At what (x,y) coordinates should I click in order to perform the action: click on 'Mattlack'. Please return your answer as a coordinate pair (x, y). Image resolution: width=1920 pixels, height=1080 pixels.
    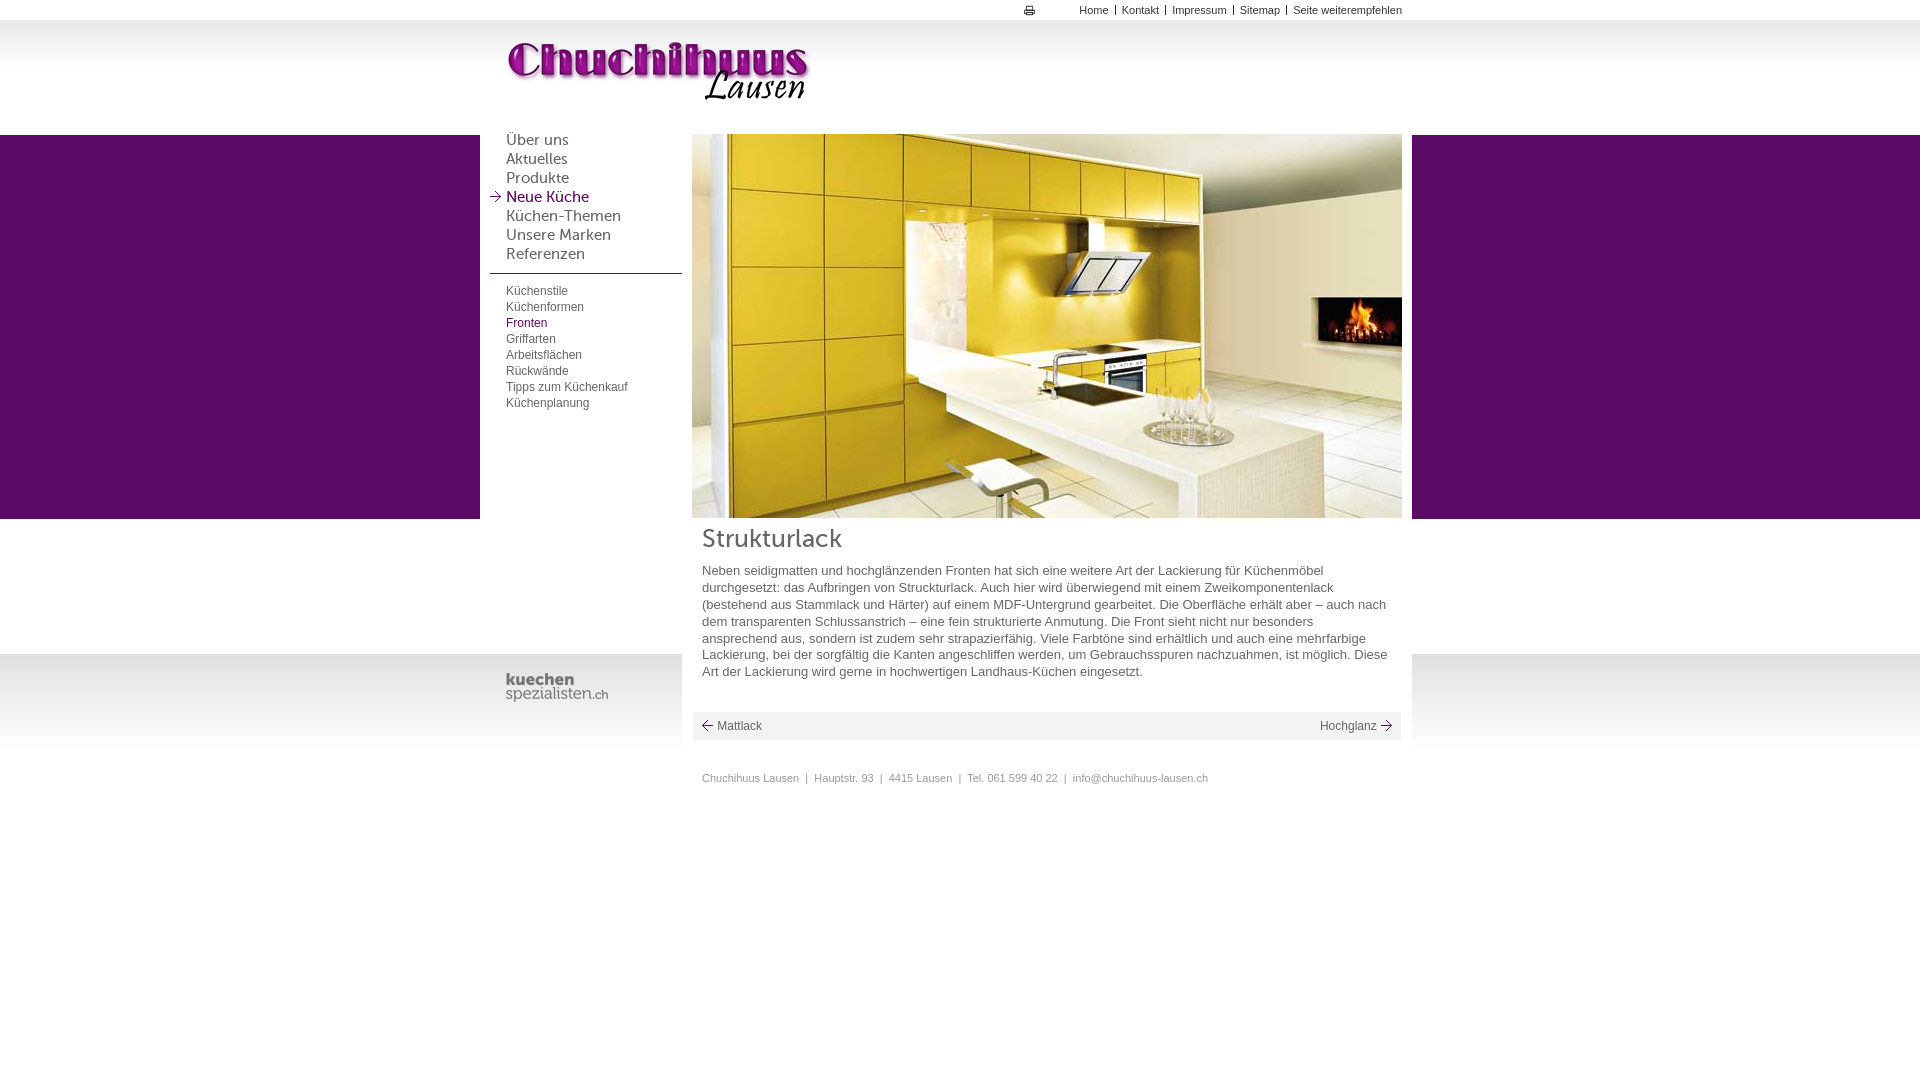
    Looking at the image, I should click on (700, 725).